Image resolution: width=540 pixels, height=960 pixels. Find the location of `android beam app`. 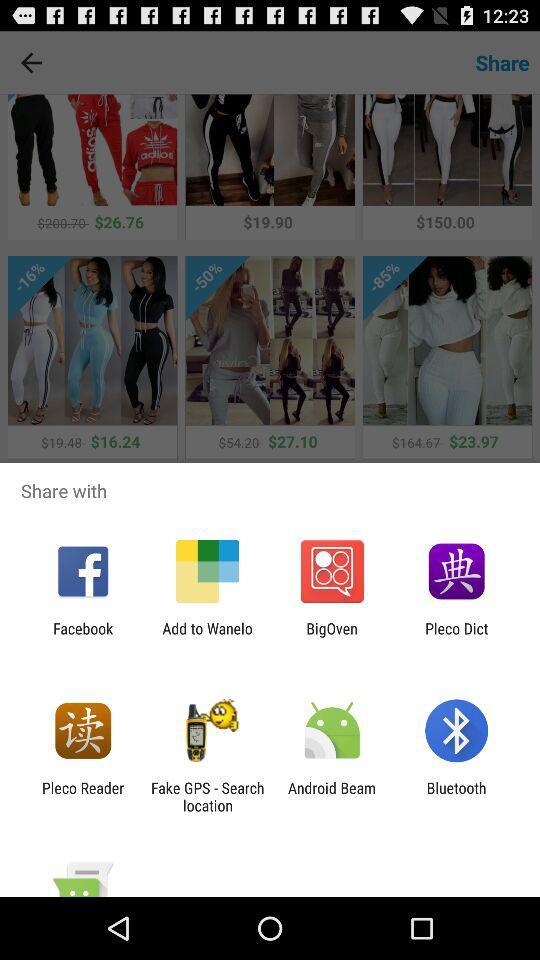

android beam app is located at coordinates (332, 796).